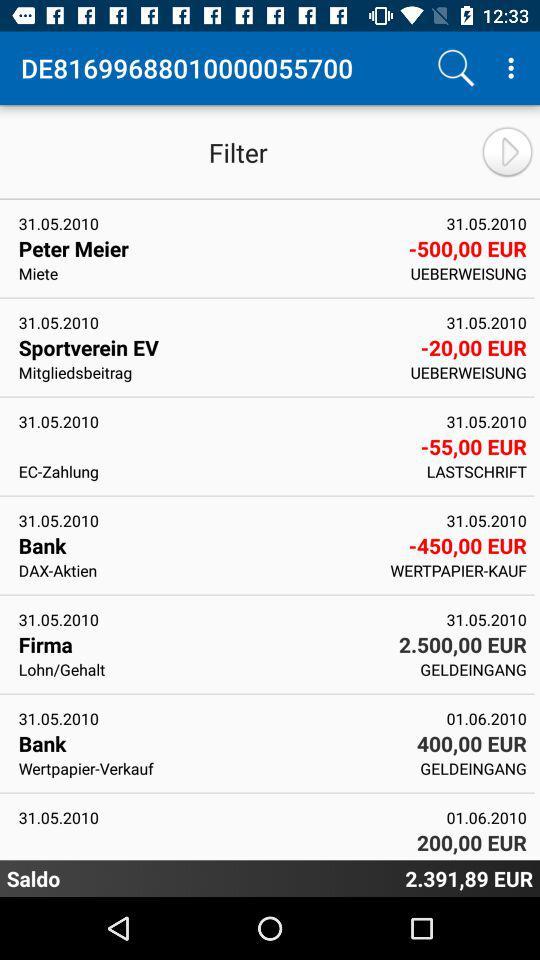  Describe the element at coordinates (202, 643) in the screenshot. I see `icon next to 2 500 00 icon` at that location.